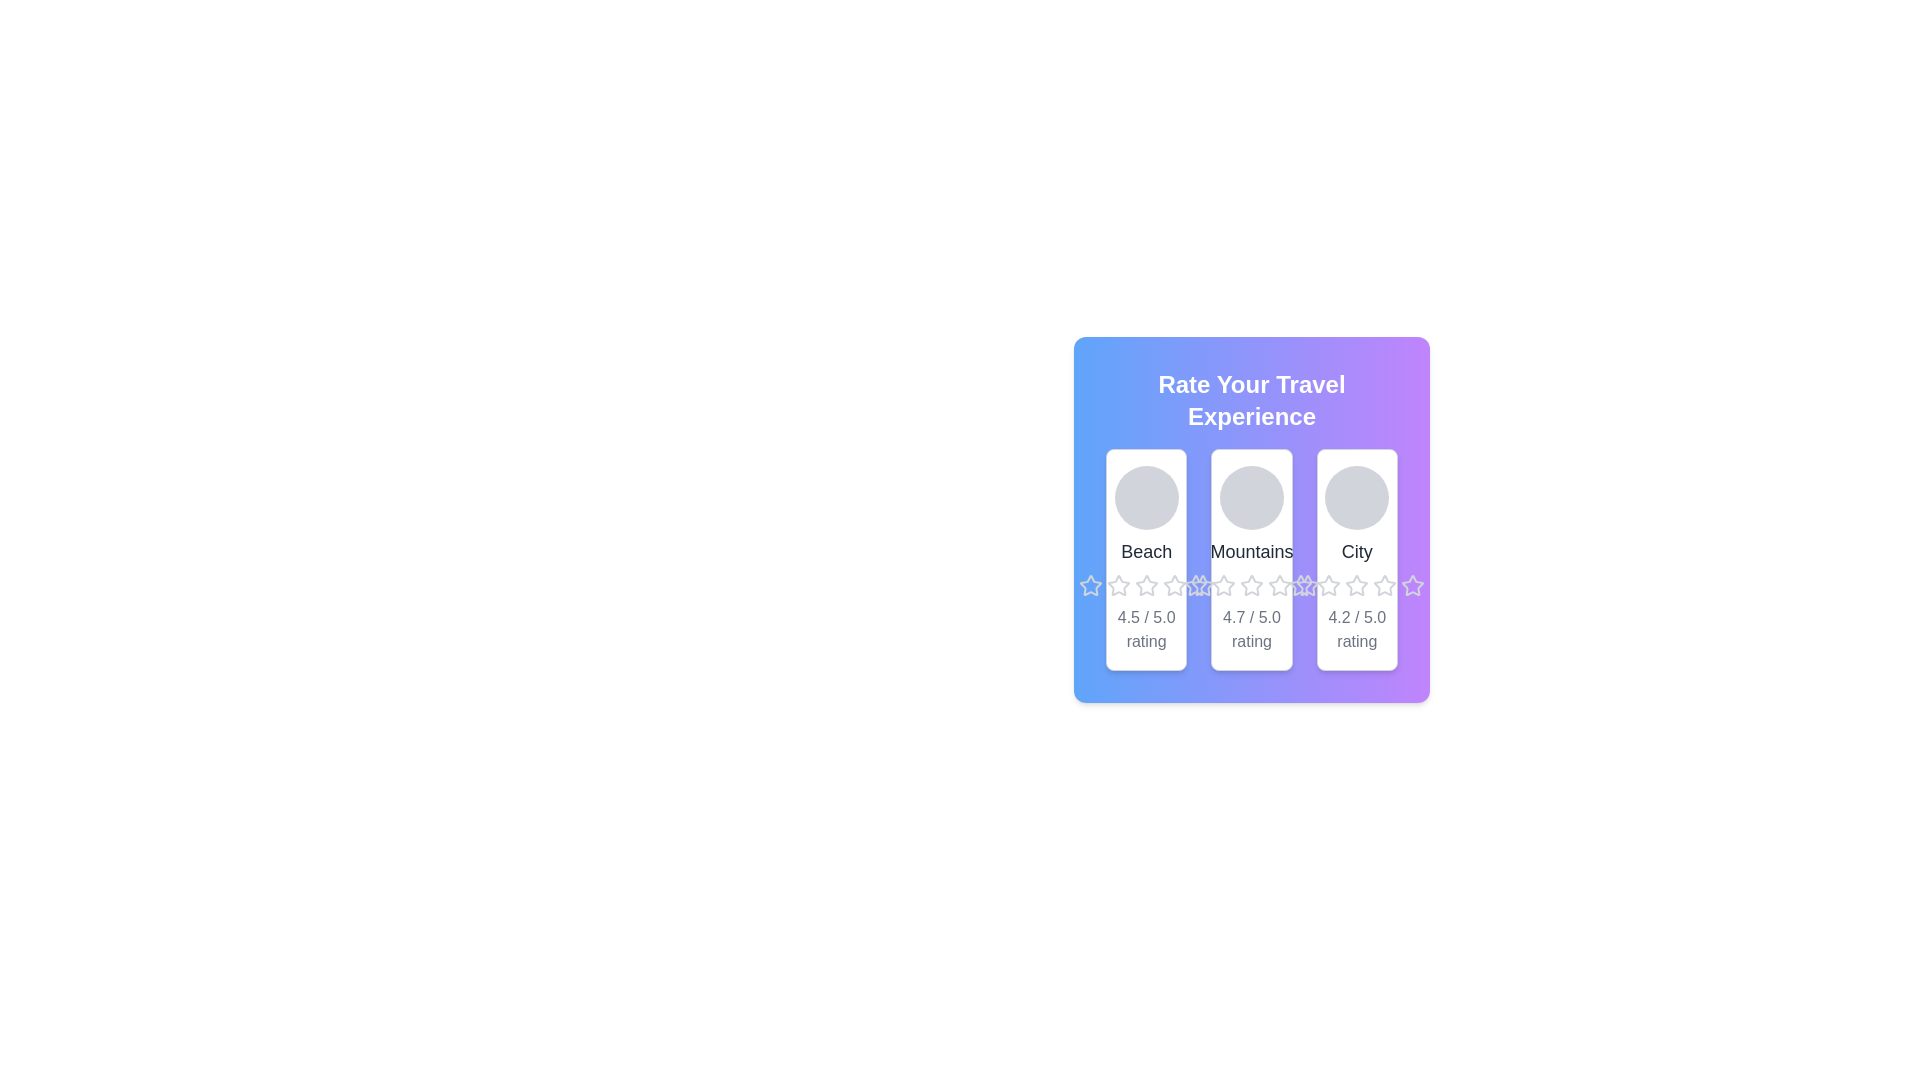 This screenshot has width=1920, height=1080. I want to click on the fourth star icon in the rating system for the 'Mountains' travel experience, so click(1308, 585).